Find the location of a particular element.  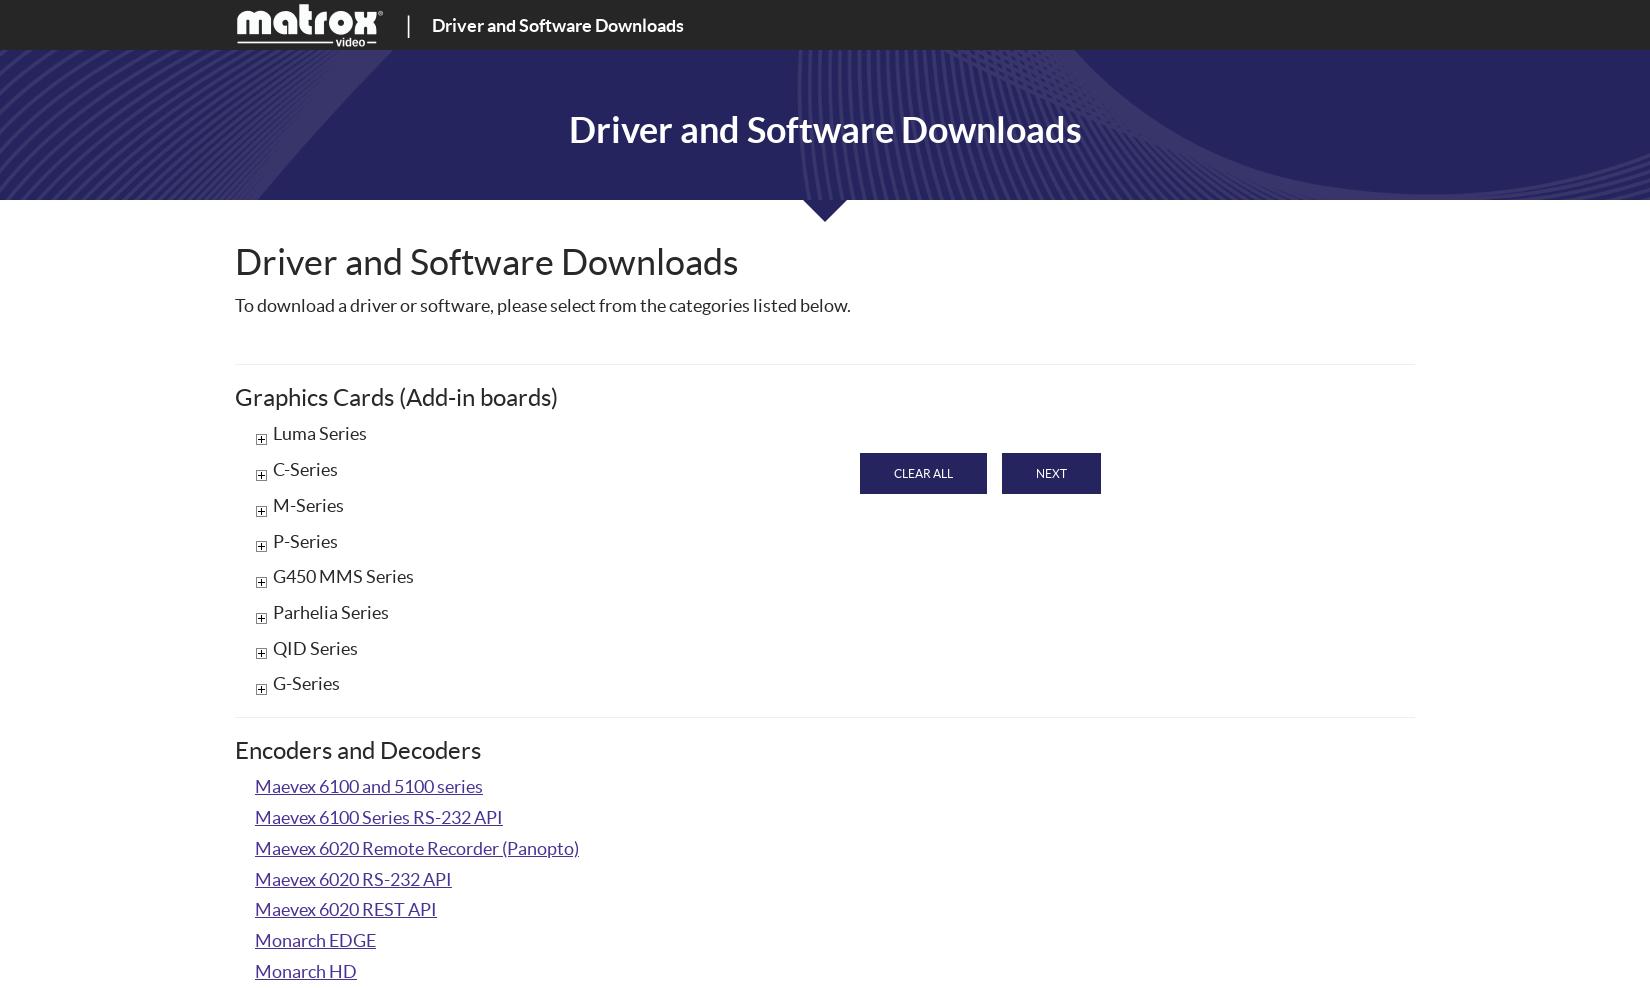

'Monarch HD' is located at coordinates (306, 970).